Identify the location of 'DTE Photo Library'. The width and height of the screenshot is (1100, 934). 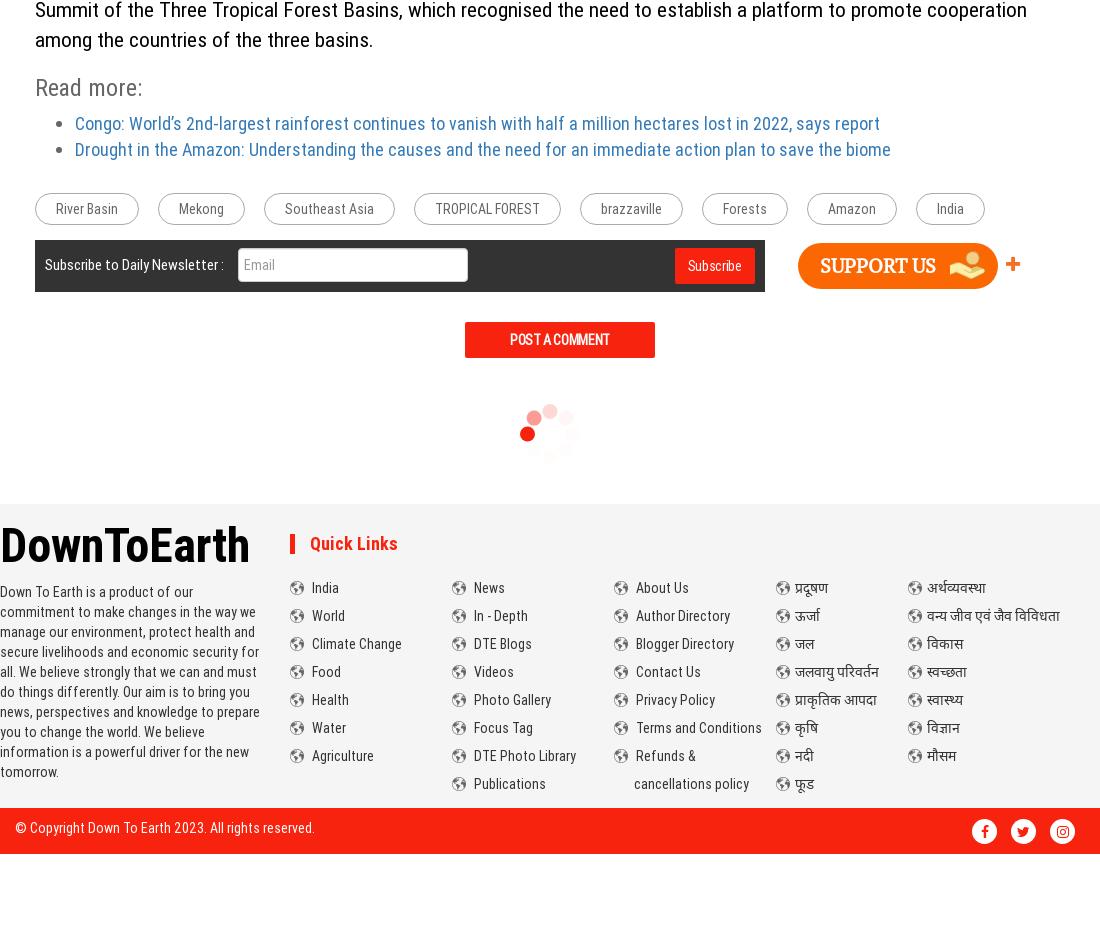
(523, 754).